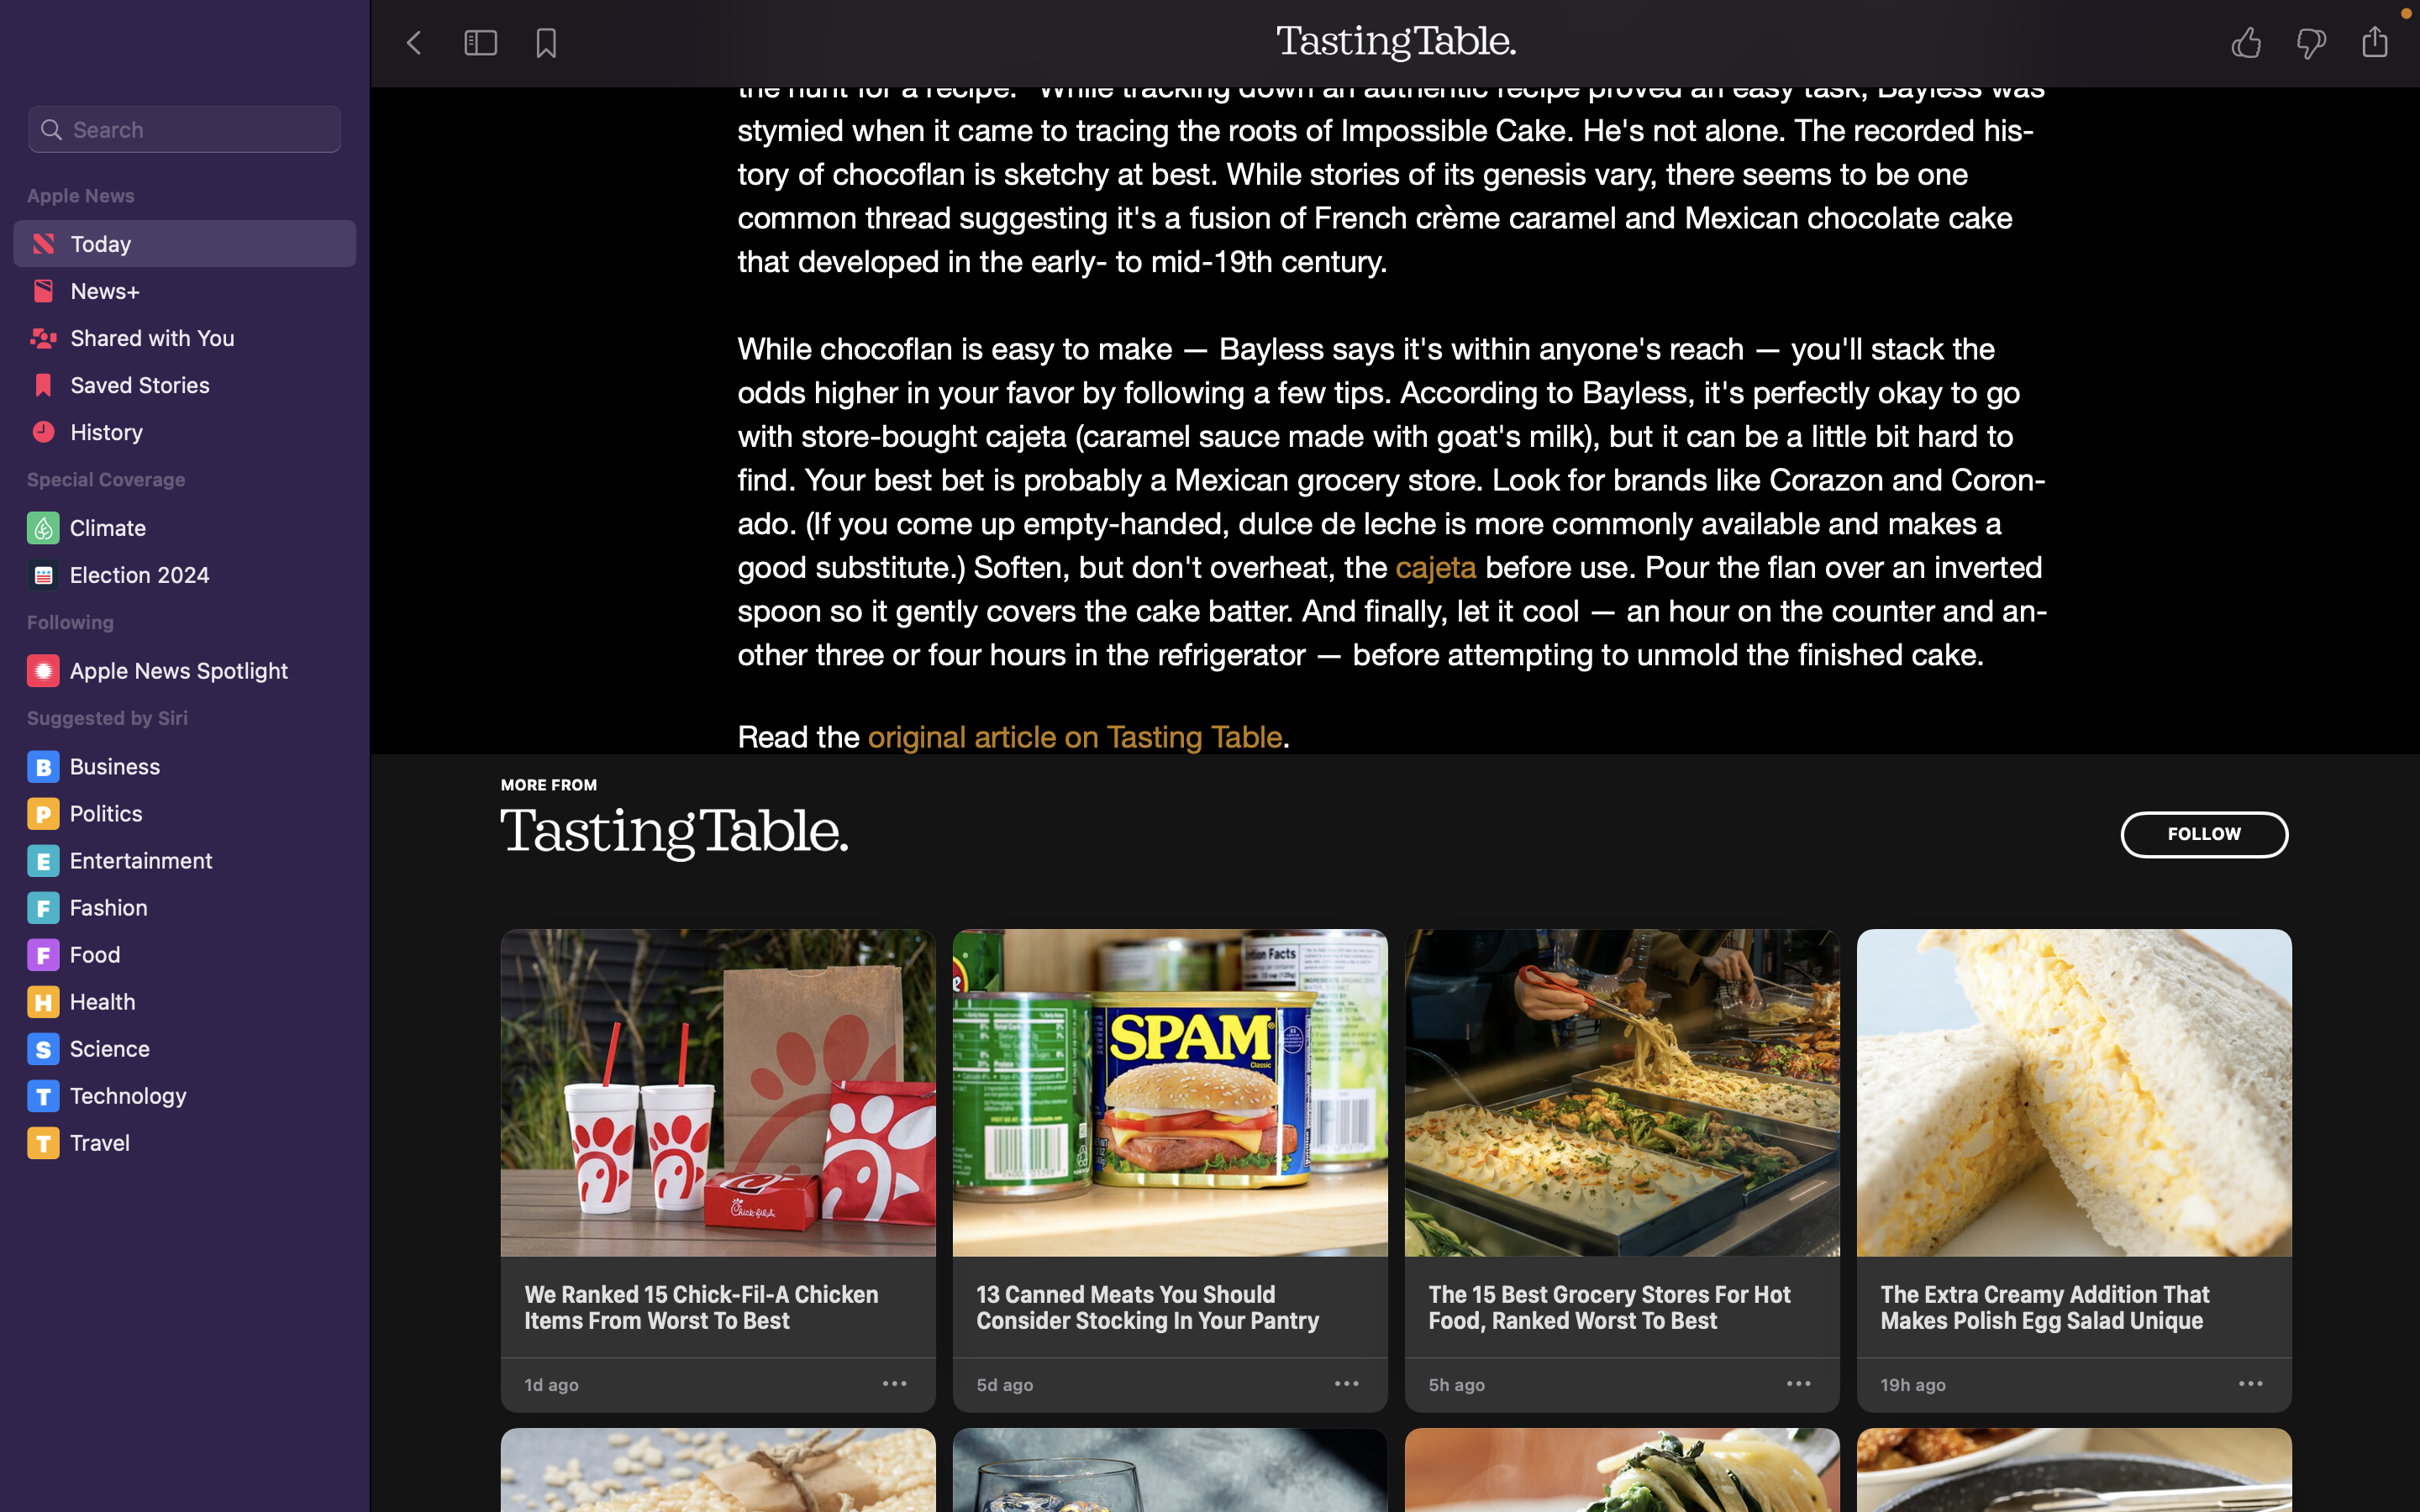  Describe the element at coordinates (1797, 1384) in the screenshot. I see `In the Tasting Table page, go to the third news story and select "suggest less"` at that location.